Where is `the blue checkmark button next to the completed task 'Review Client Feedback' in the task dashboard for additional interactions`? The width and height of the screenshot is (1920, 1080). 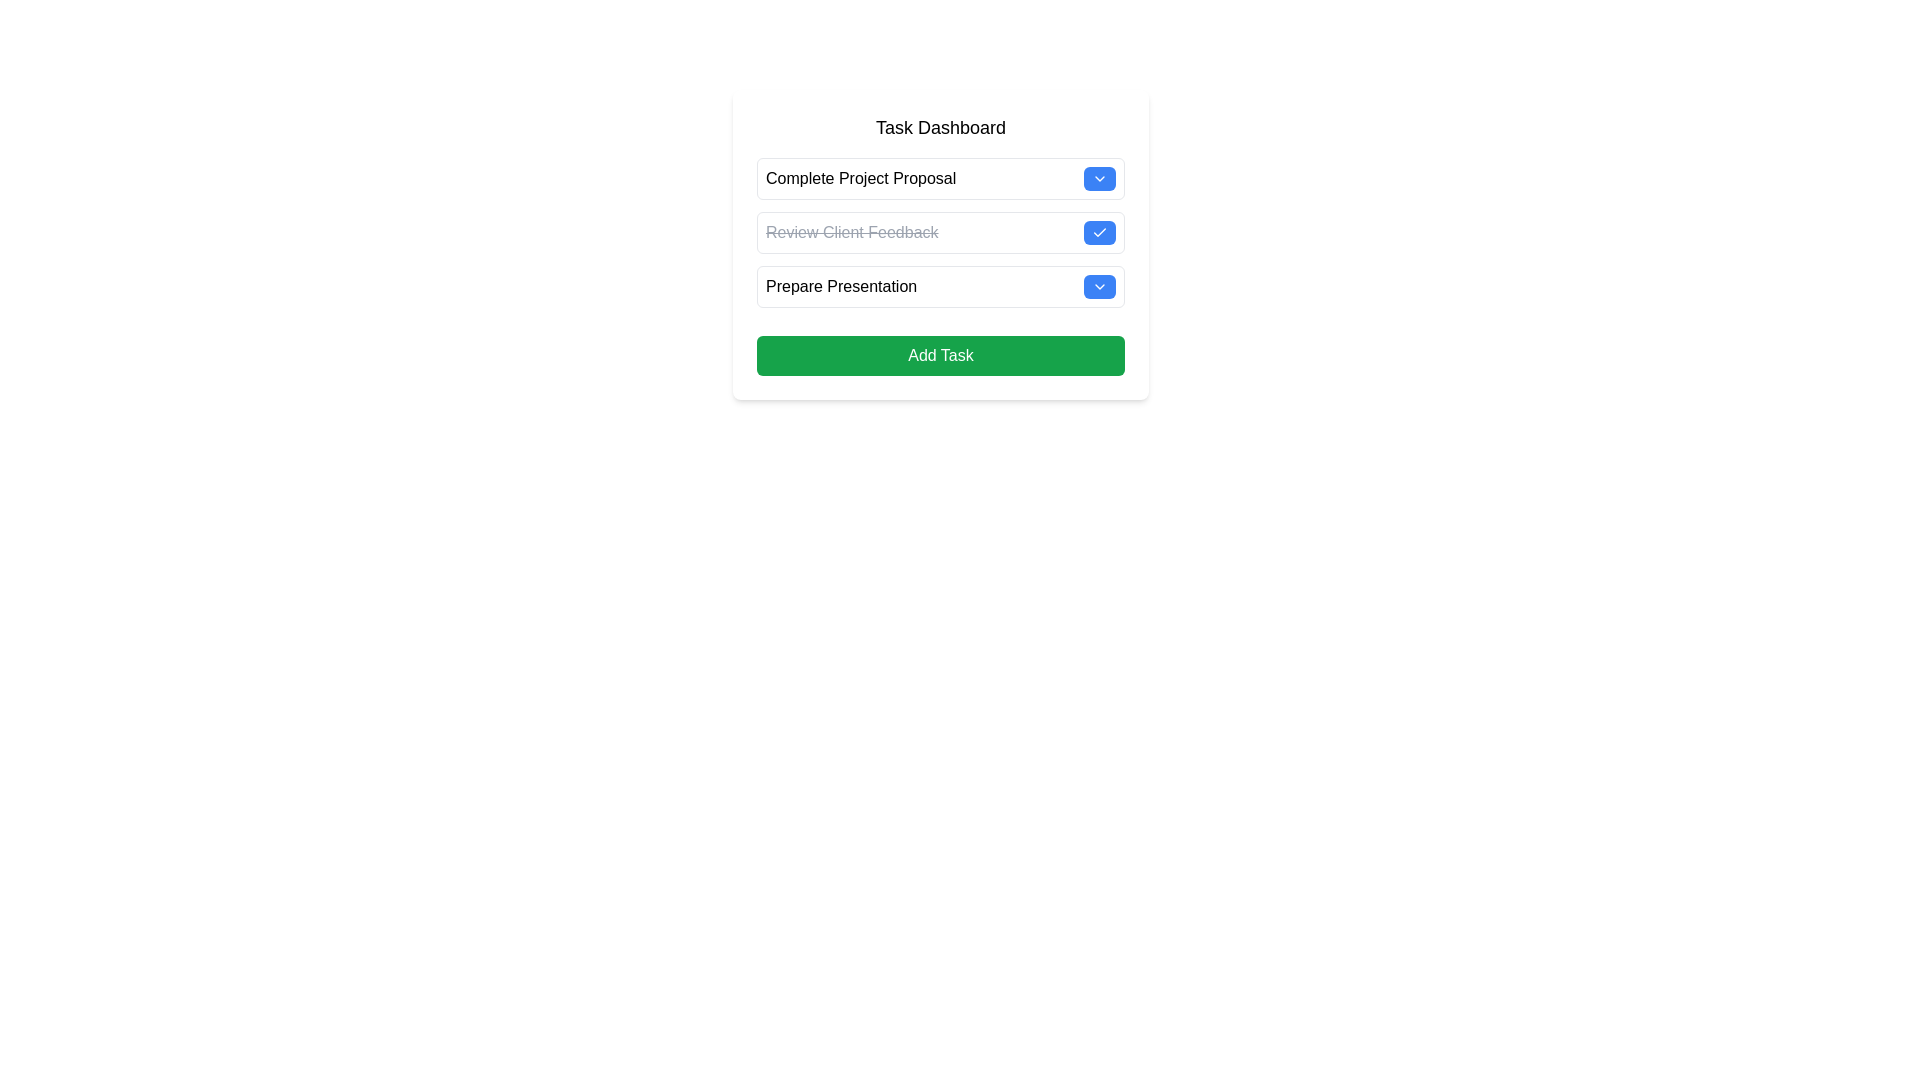
the blue checkmark button next to the completed task 'Review Client Feedback' in the task dashboard for additional interactions is located at coordinates (939, 244).